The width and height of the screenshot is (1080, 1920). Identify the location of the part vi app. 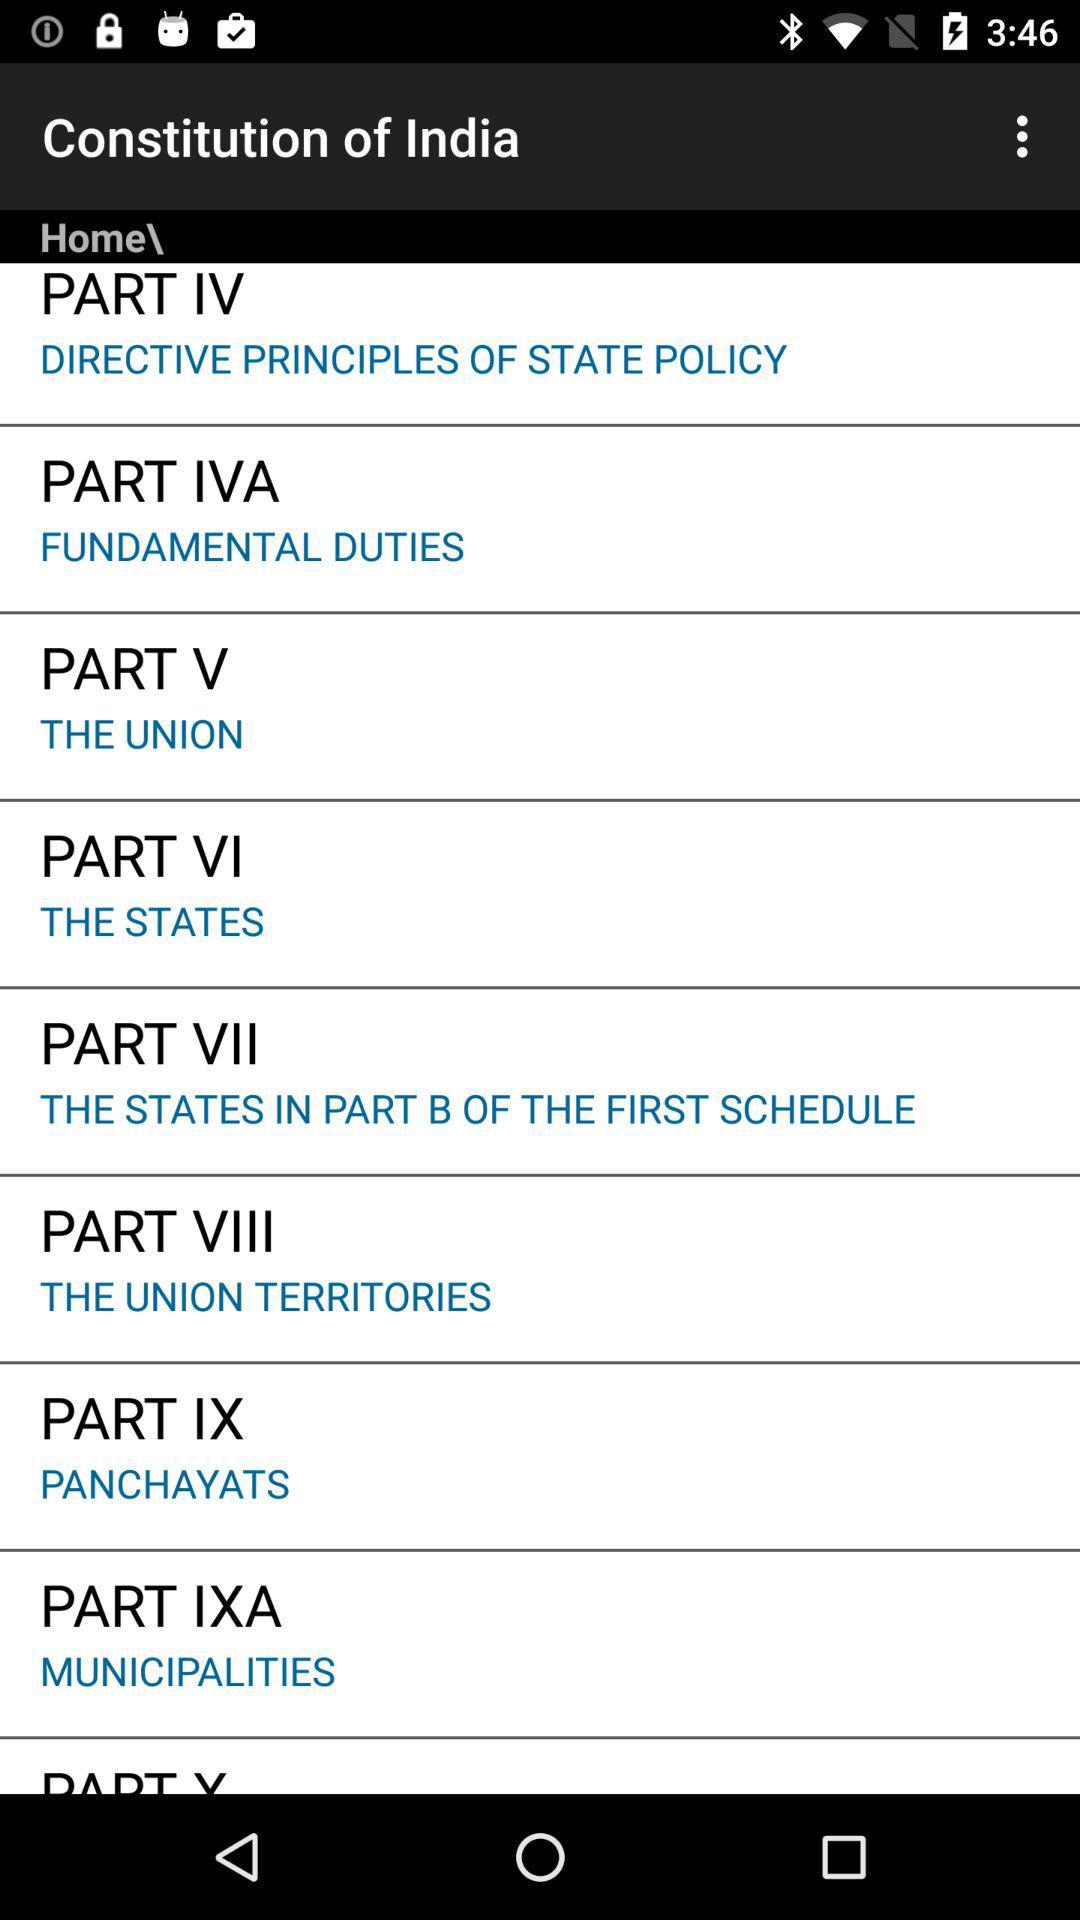
(540, 847).